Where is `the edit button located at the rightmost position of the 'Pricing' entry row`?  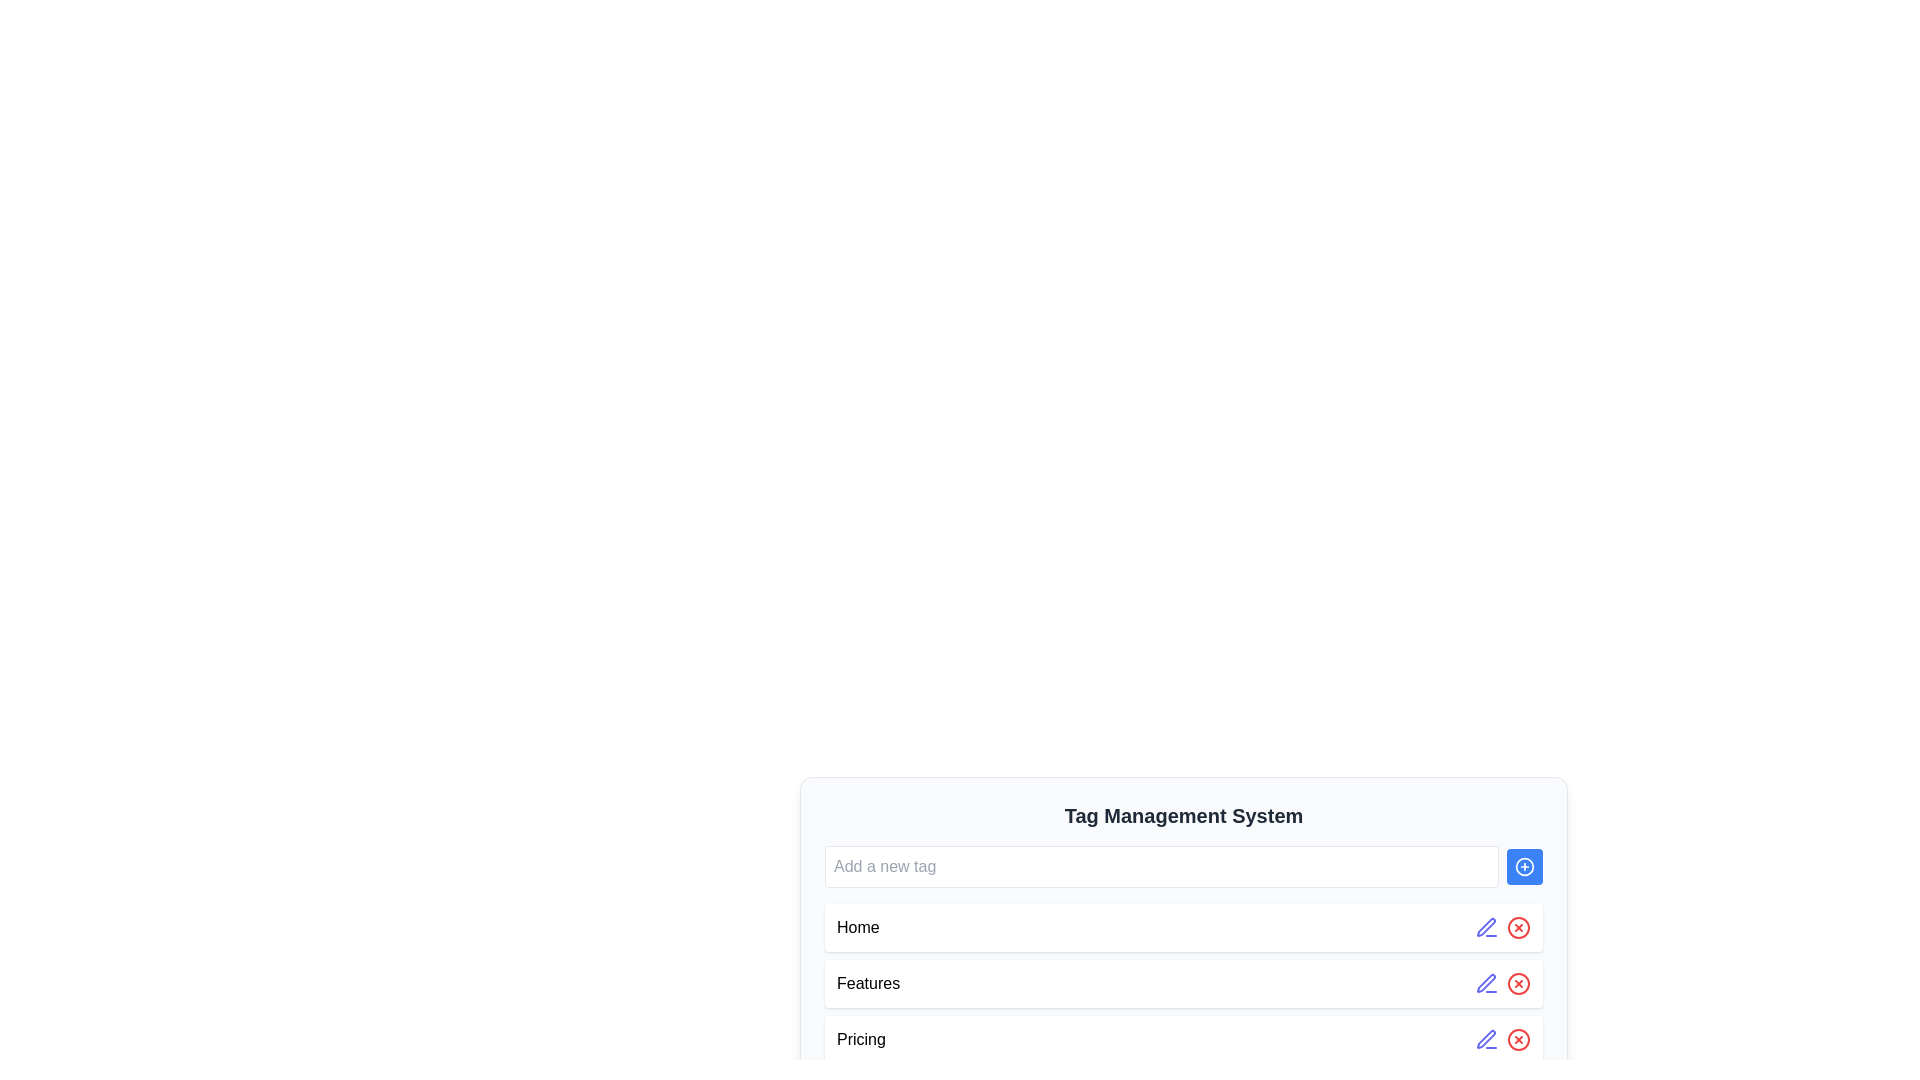
the edit button located at the rightmost position of the 'Pricing' entry row is located at coordinates (1502, 1039).